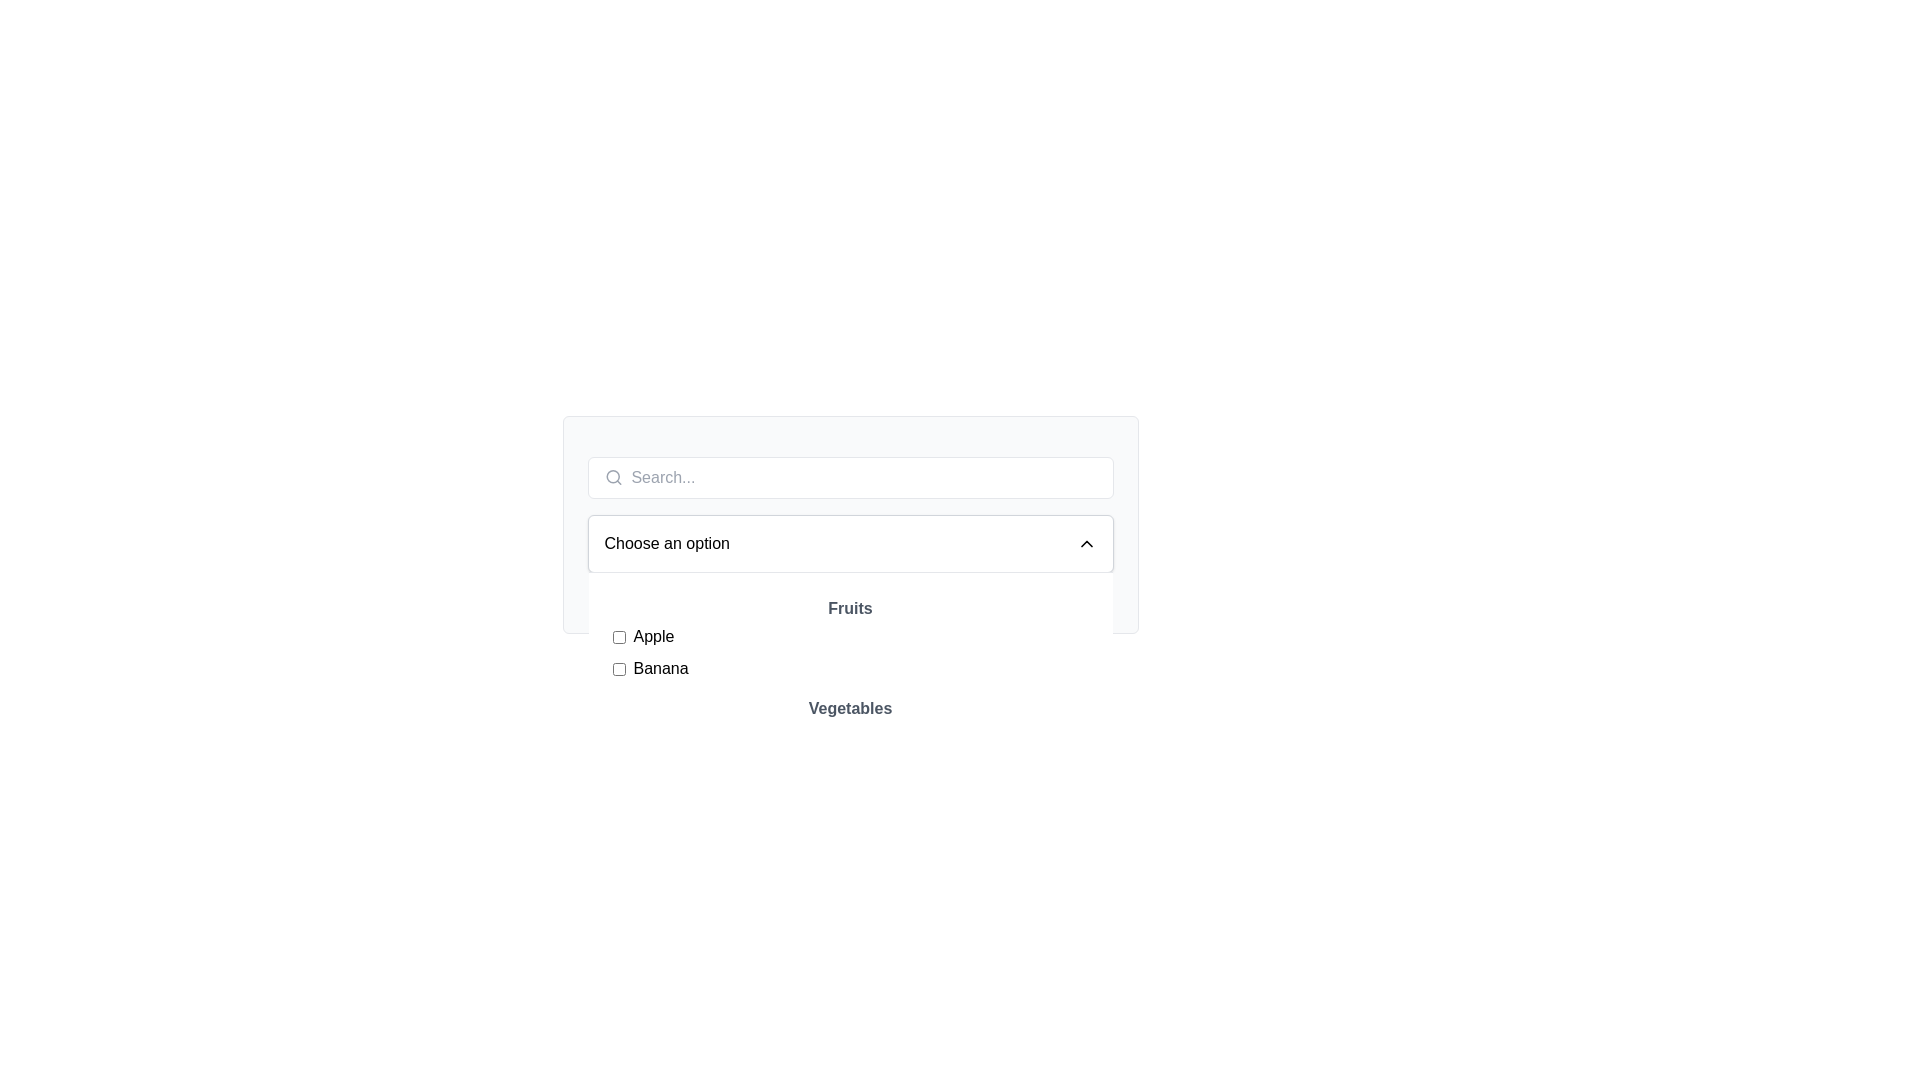  Describe the element at coordinates (618, 668) in the screenshot. I see `the 'Banana' checkbox located in the 'Fruits' section, positioned below the 'Apple' checkbox` at that location.